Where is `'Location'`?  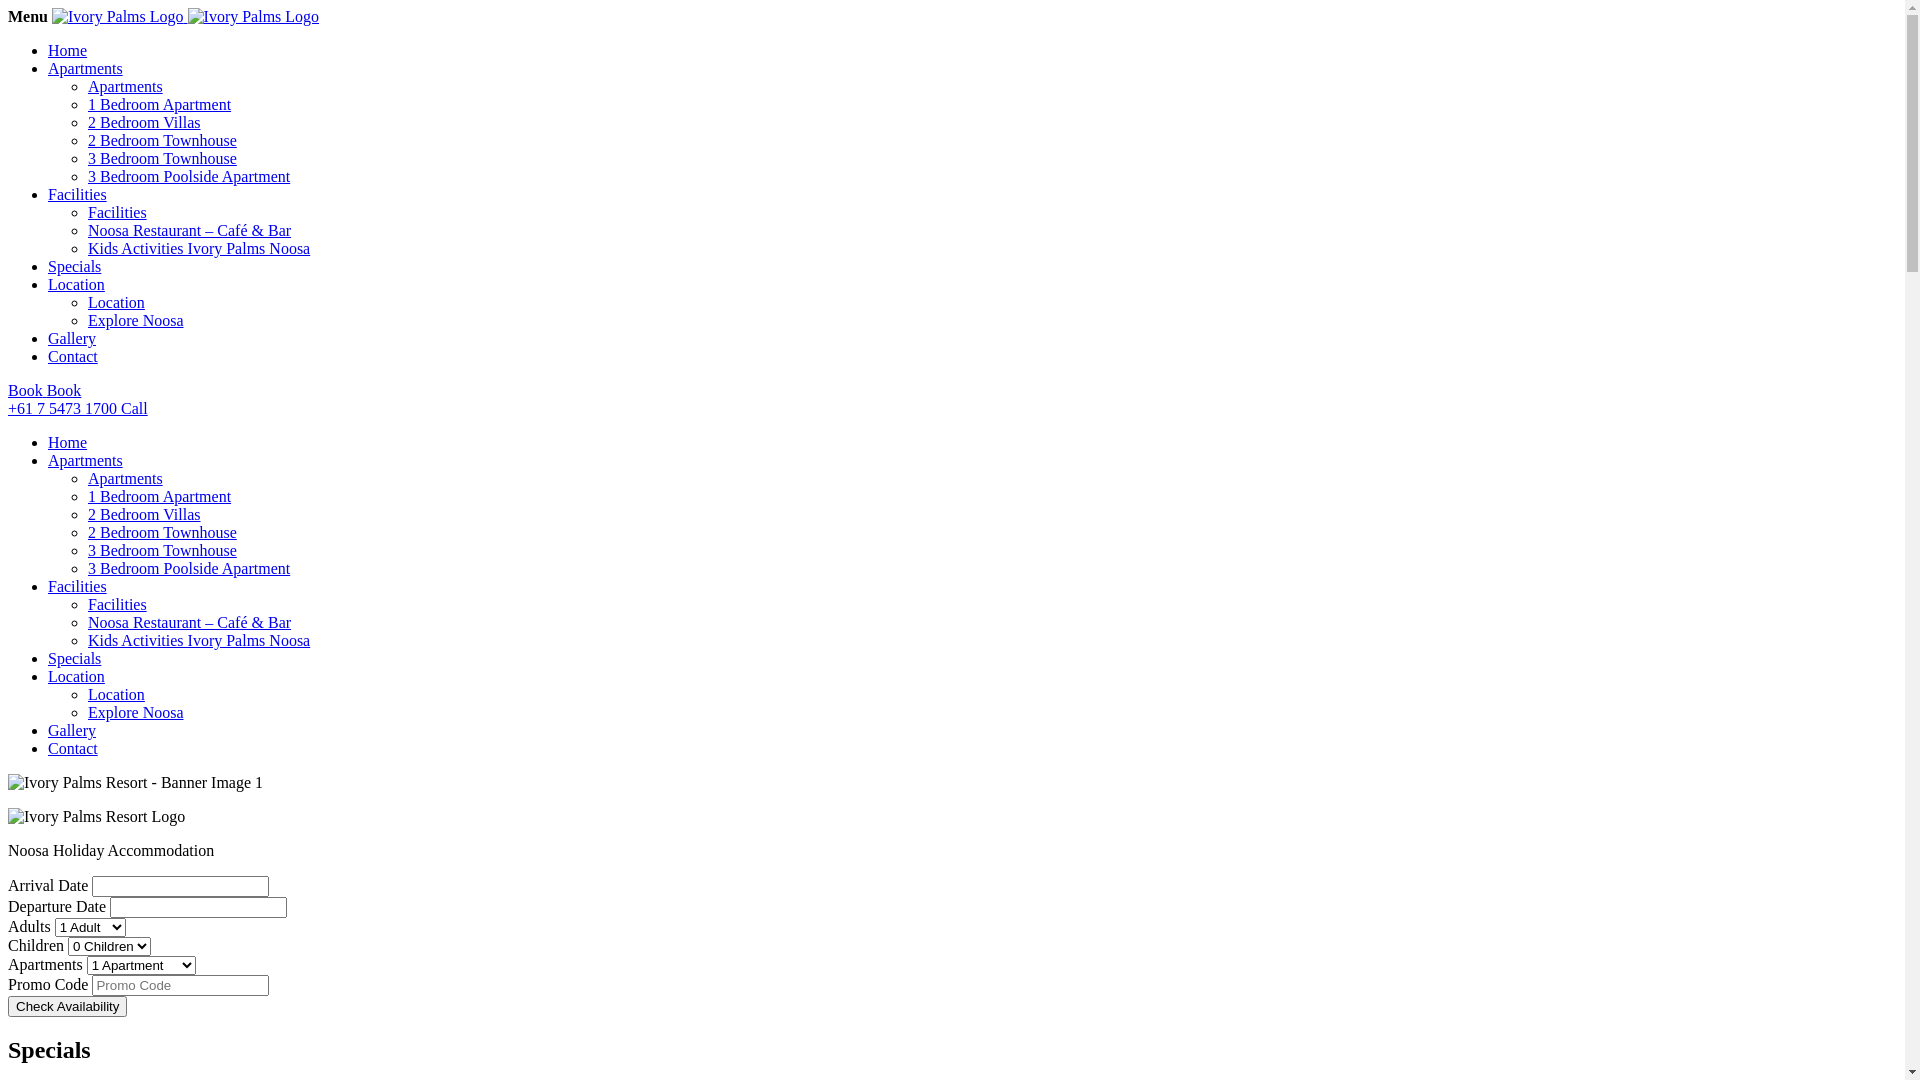
'Location' is located at coordinates (86, 302).